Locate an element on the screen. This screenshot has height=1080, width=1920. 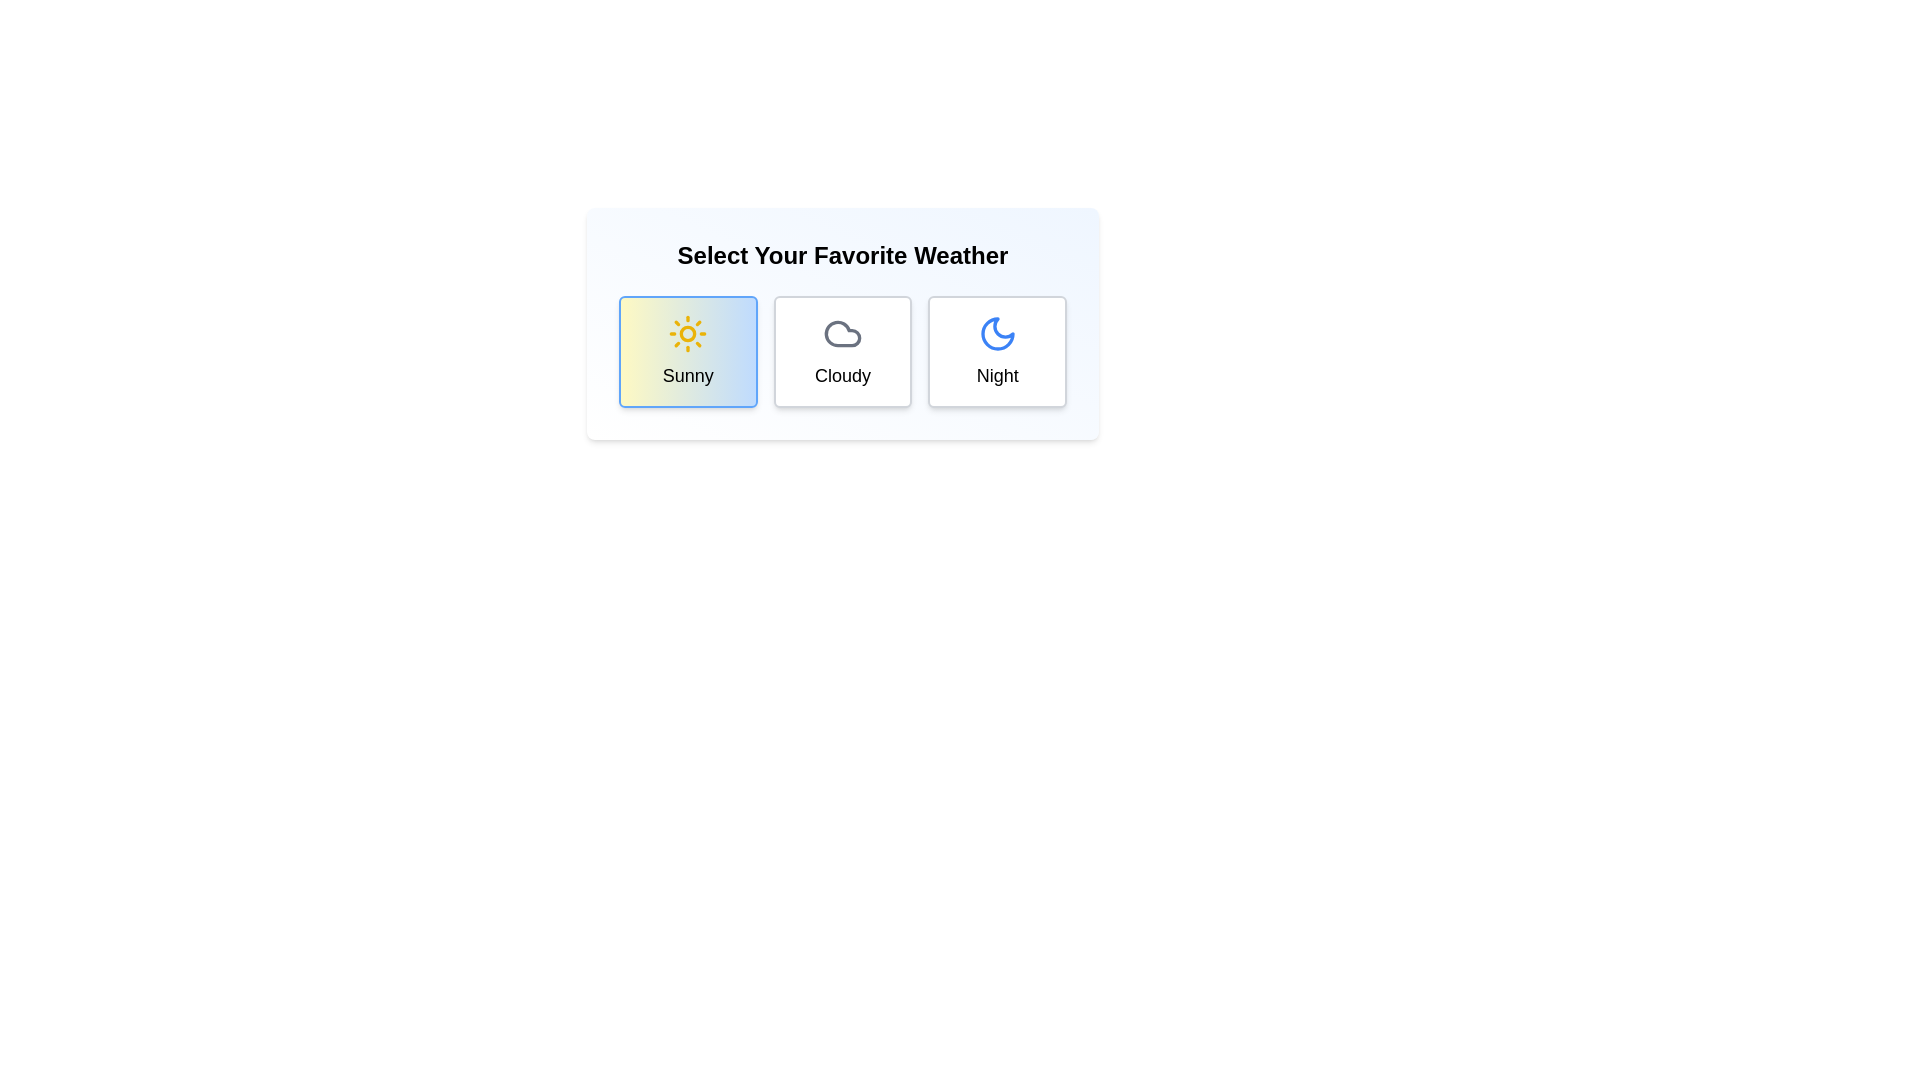
the 'Night' option icon in the weather selection menu, which is located at the rightmost position among the three options (Sunny, Cloudy, Night) is located at coordinates (997, 333).